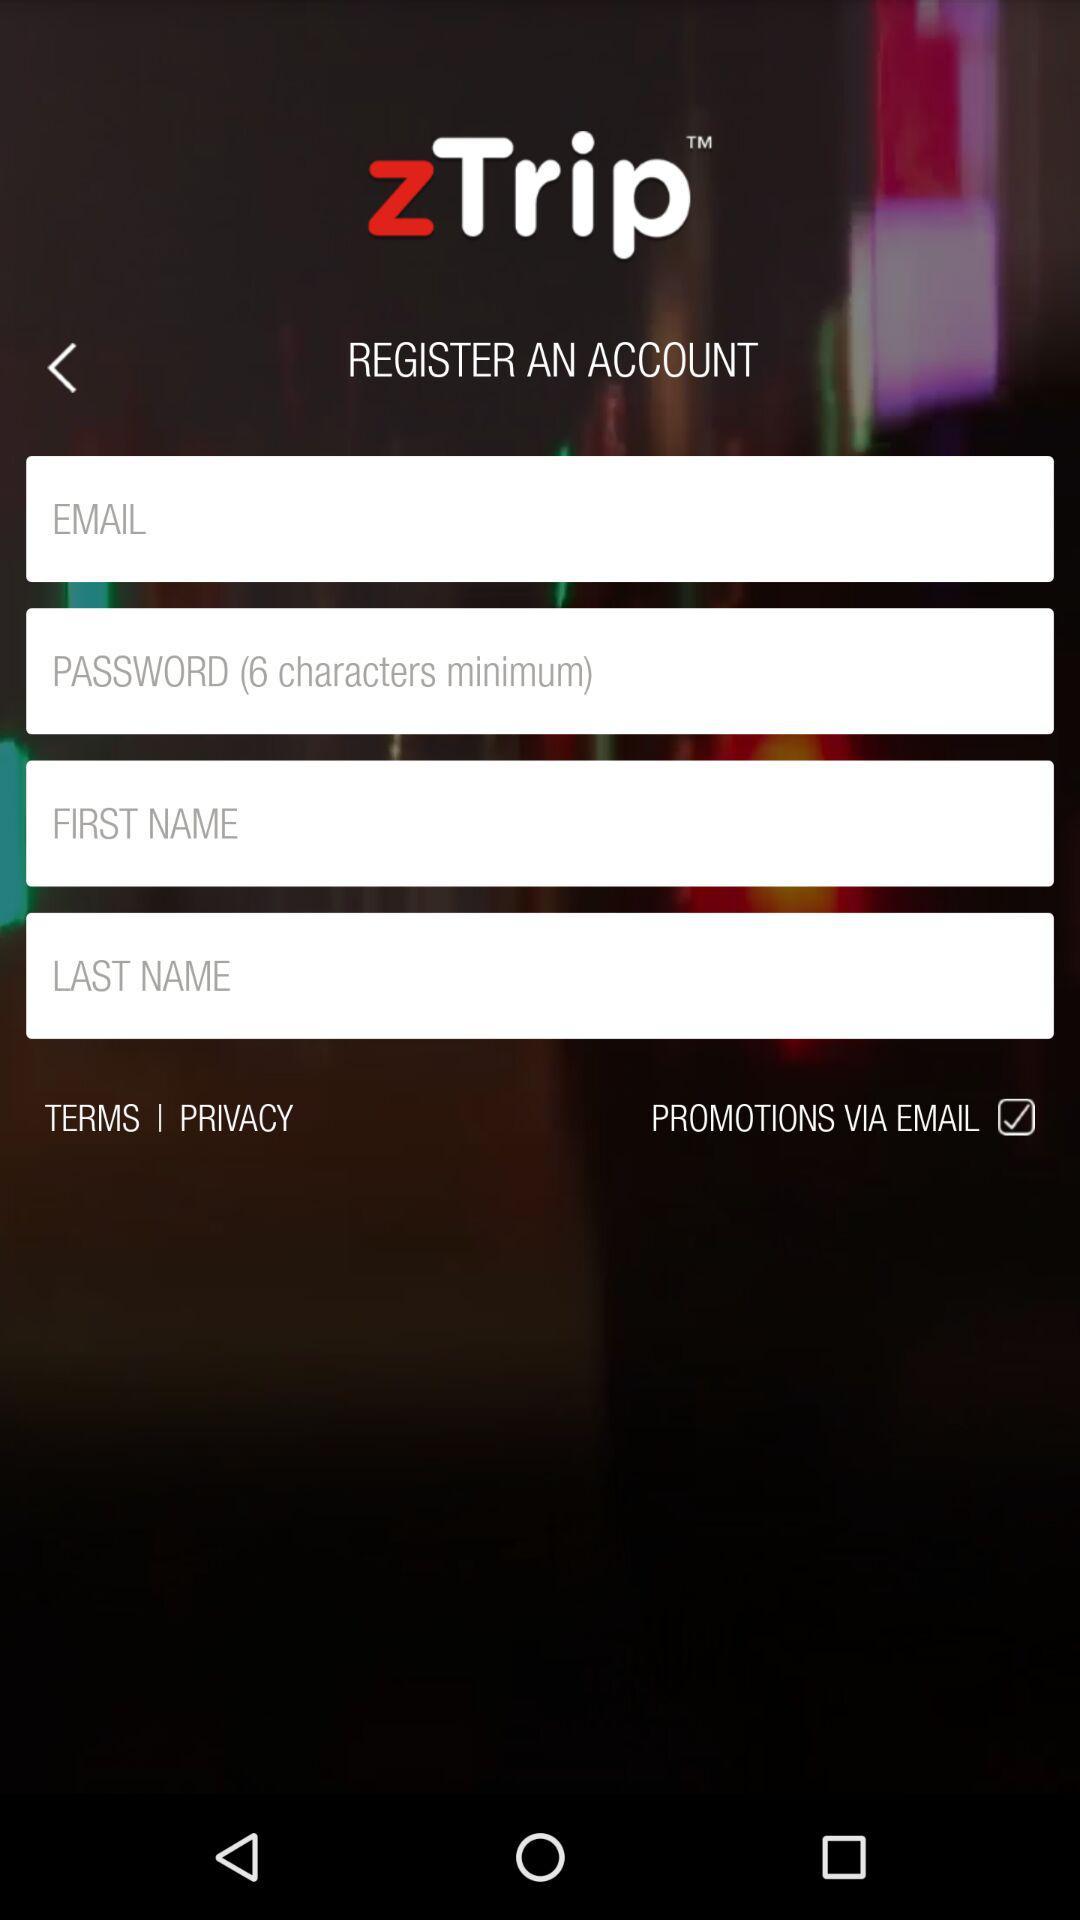  What do you see at coordinates (92, 1116) in the screenshot?
I see `the terms item` at bounding box center [92, 1116].